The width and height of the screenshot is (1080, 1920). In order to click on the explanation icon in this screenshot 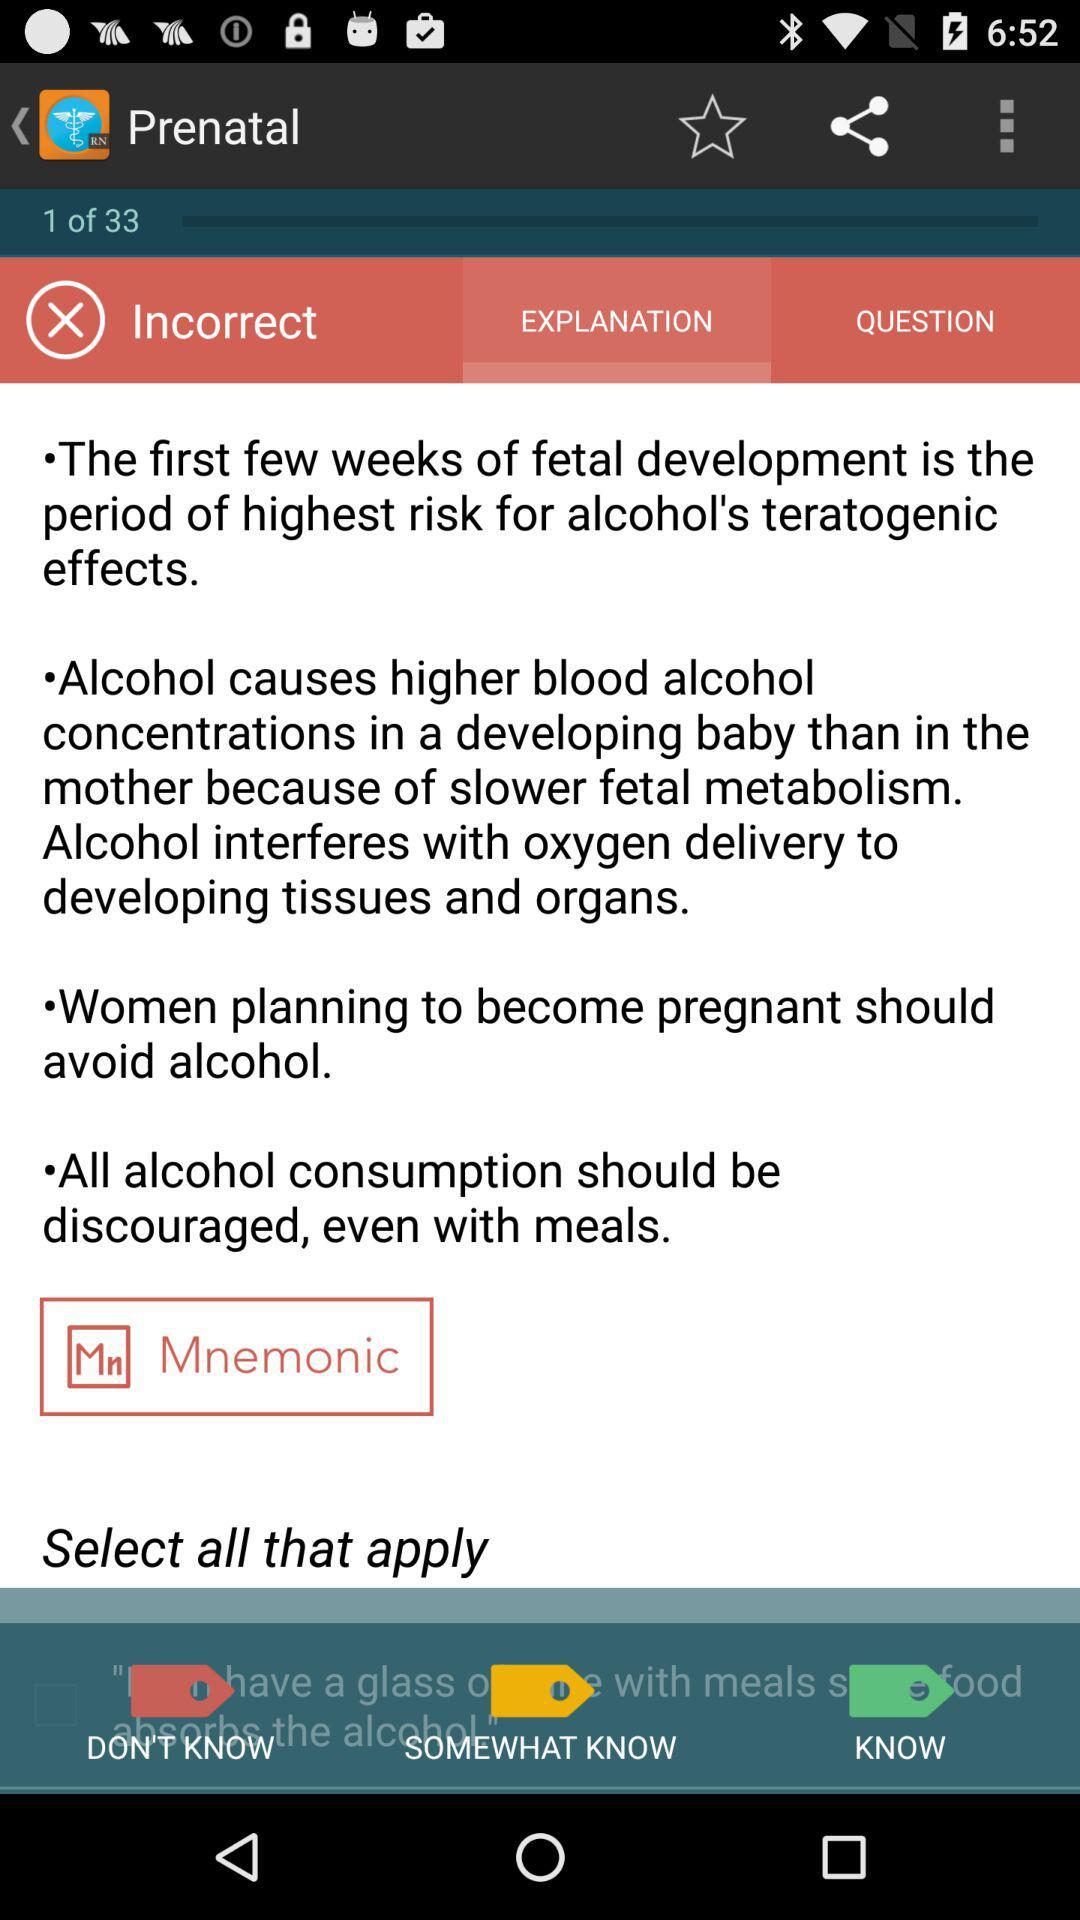, I will do `click(615, 320)`.